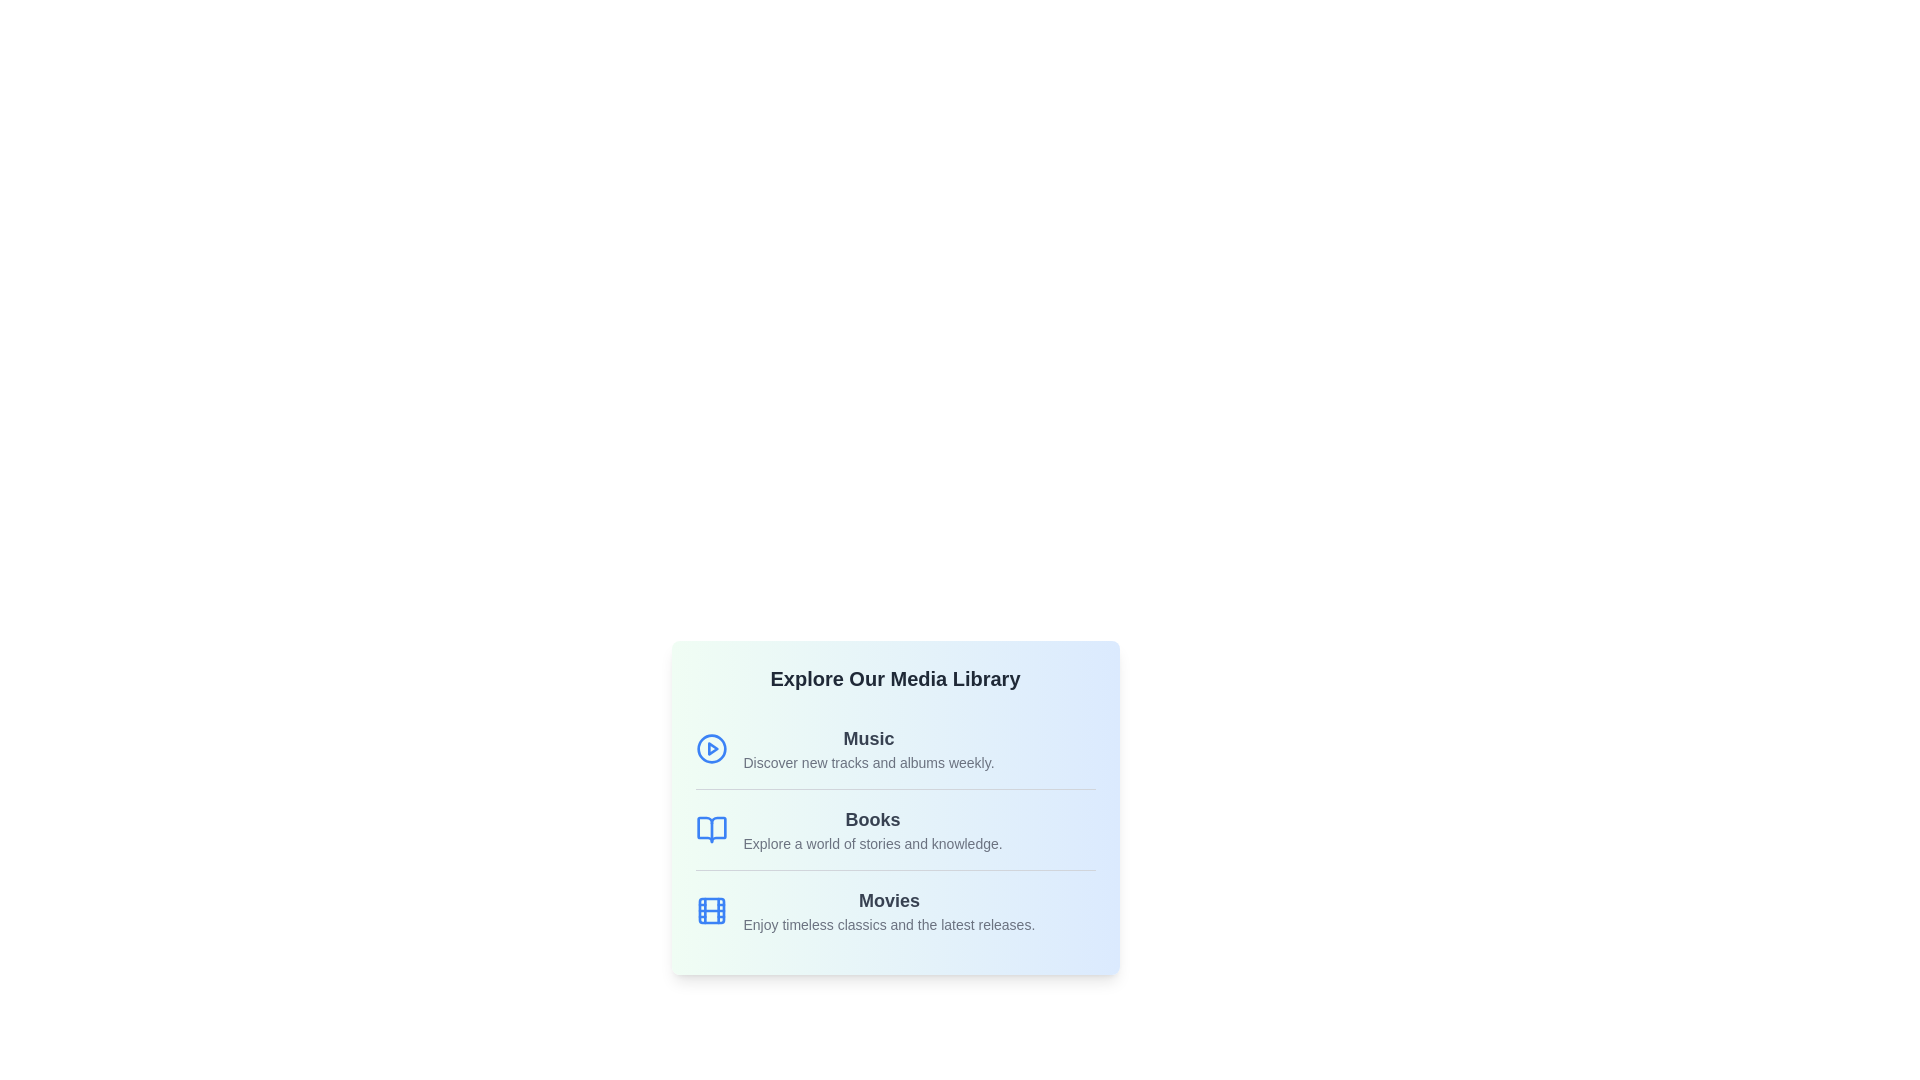 The width and height of the screenshot is (1920, 1080). What do you see at coordinates (894, 829) in the screenshot?
I see `the 'Books' category in the Media Library` at bounding box center [894, 829].